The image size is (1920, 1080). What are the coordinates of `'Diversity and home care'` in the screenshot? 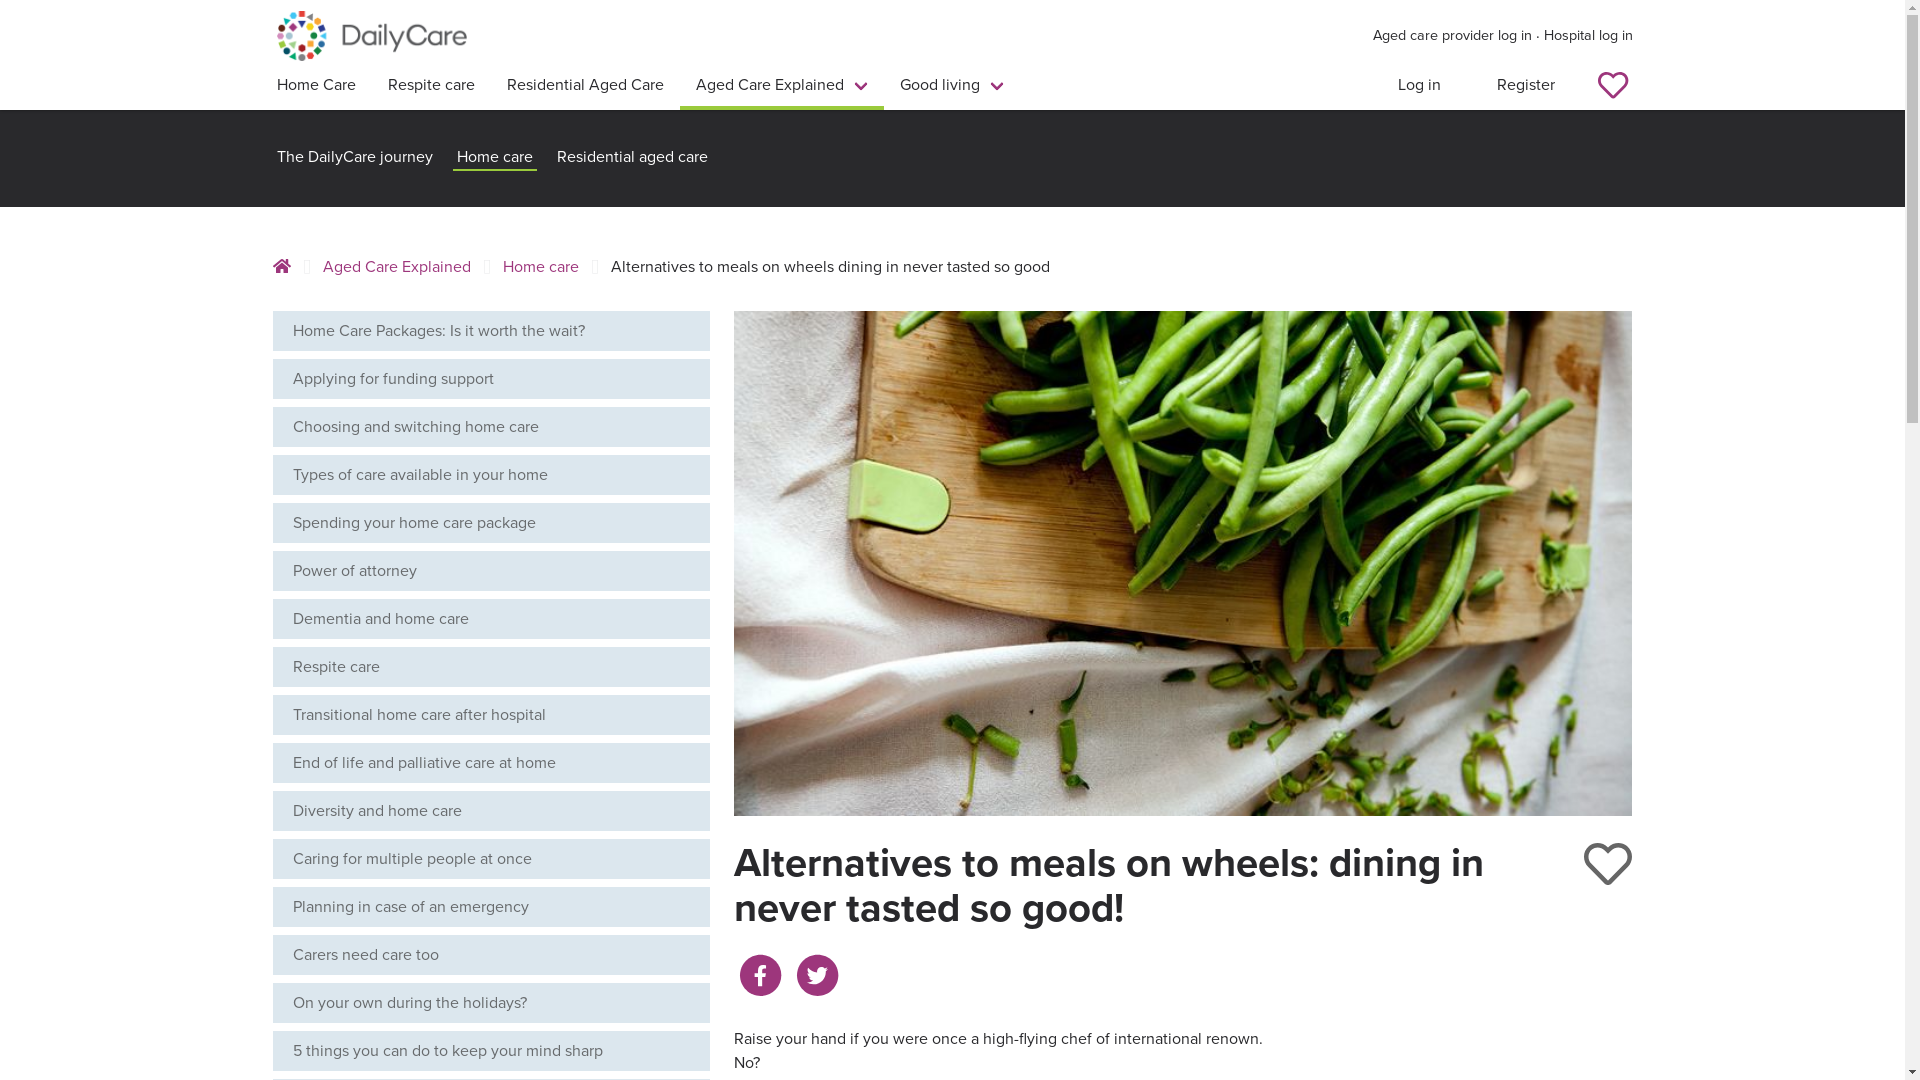 It's located at (490, 810).